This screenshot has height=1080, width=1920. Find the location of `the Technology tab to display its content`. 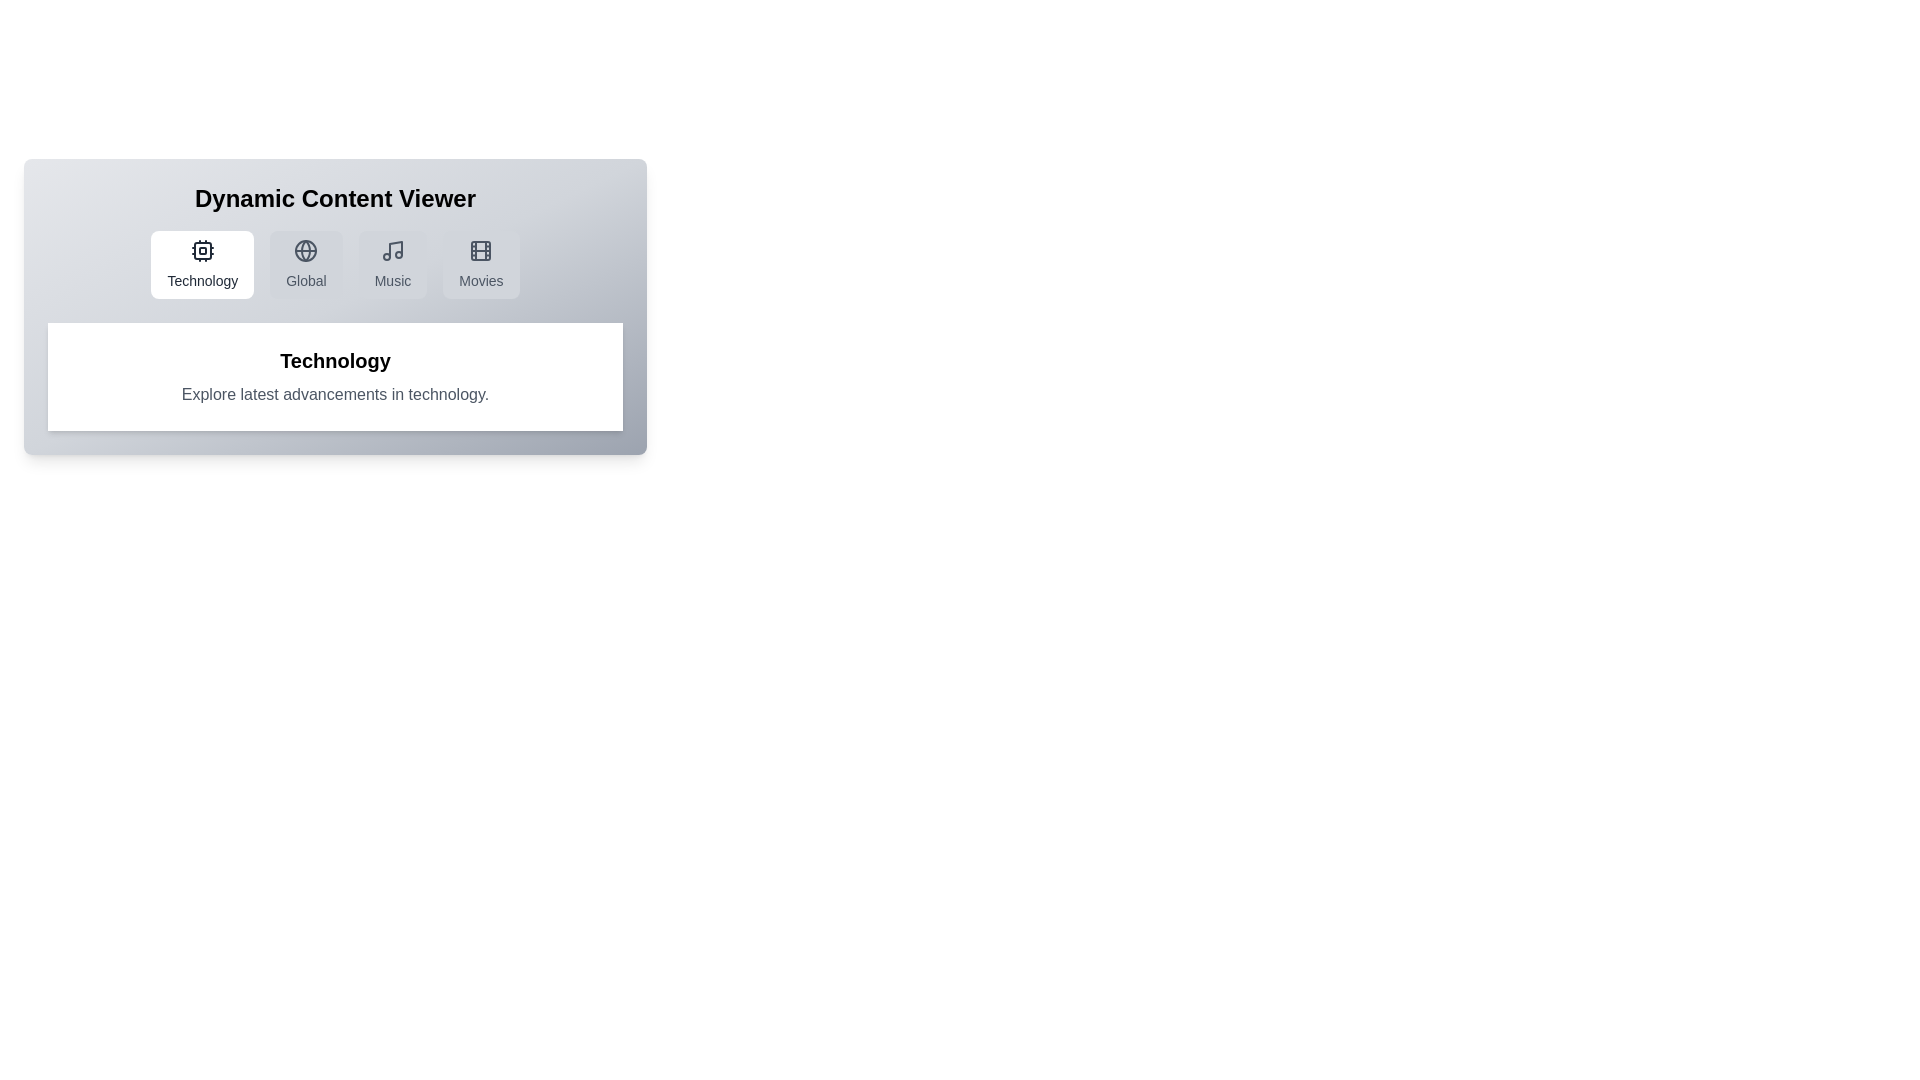

the Technology tab to display its content is located at coordinates (201, 264).